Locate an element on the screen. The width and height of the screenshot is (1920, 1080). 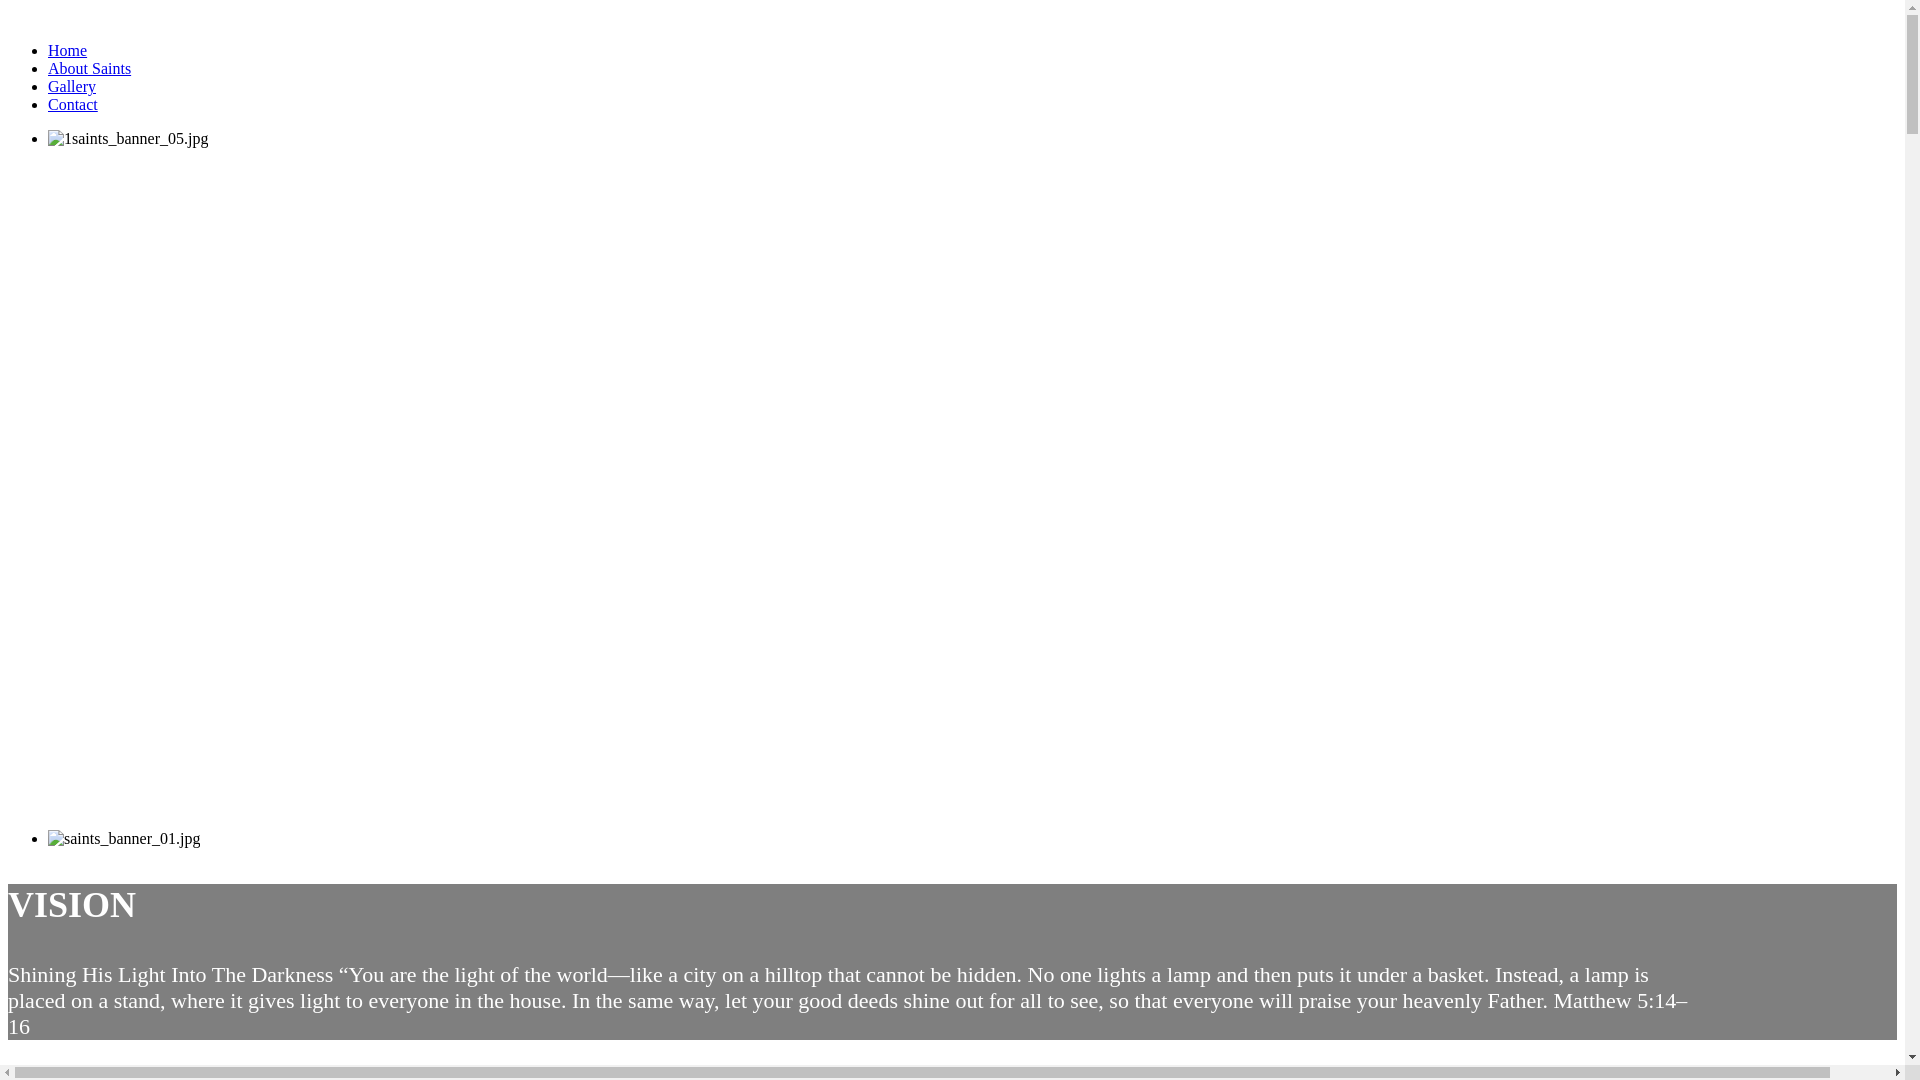
'Contact' is located at coordinates (48, 104).